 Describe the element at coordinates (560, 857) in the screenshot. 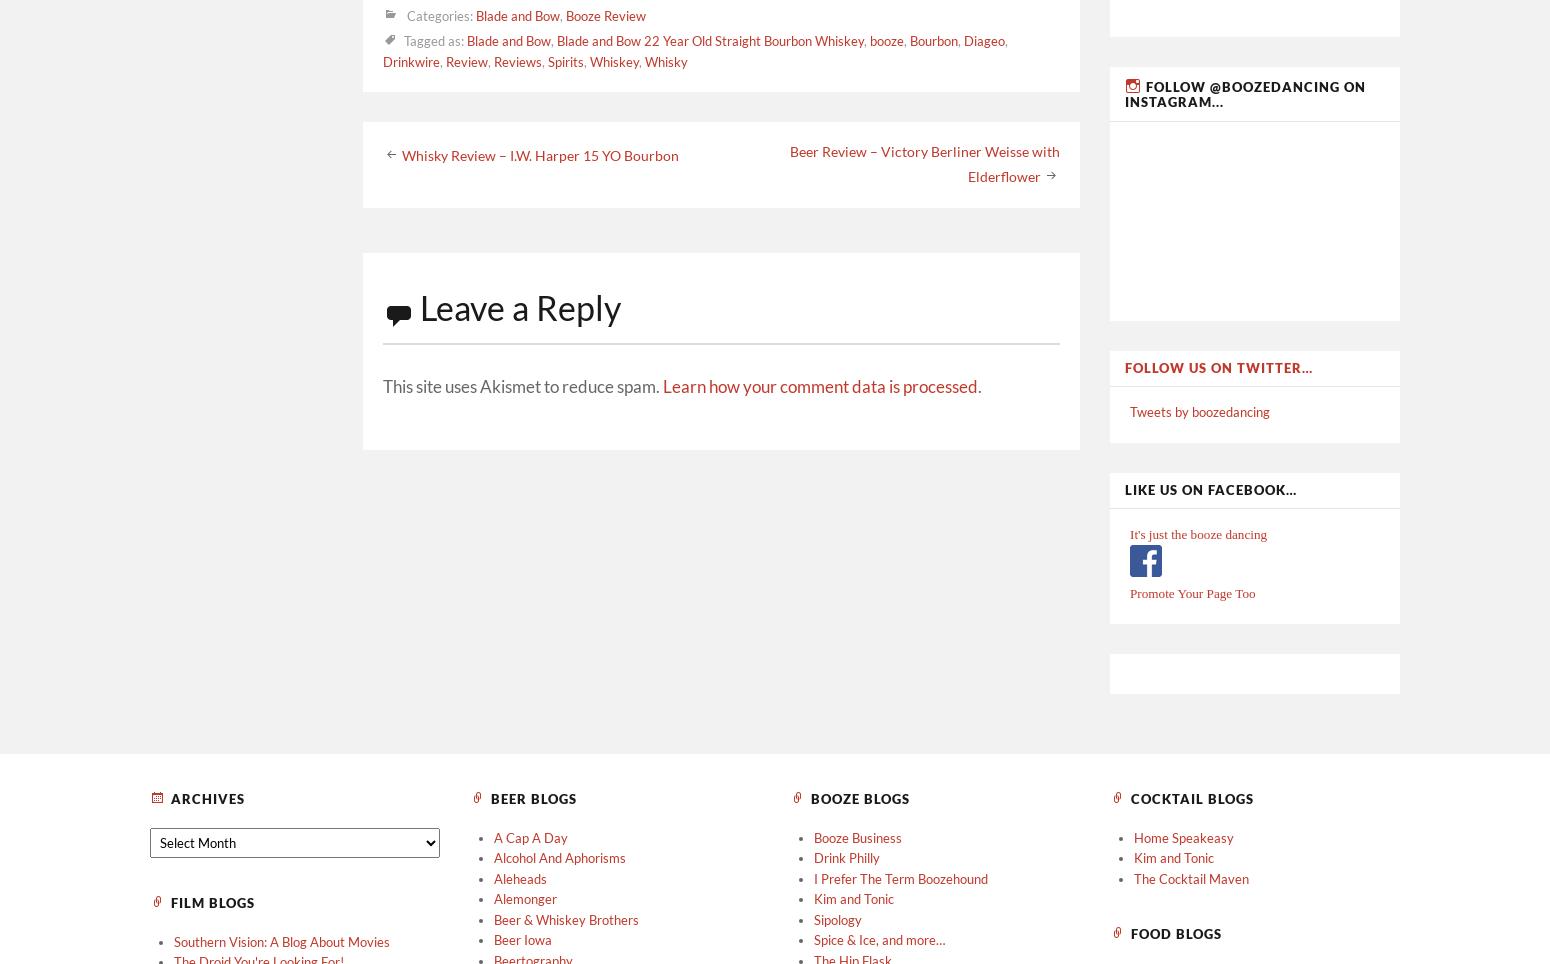

I see `'Alcohol And Aphorisms'` at that location.